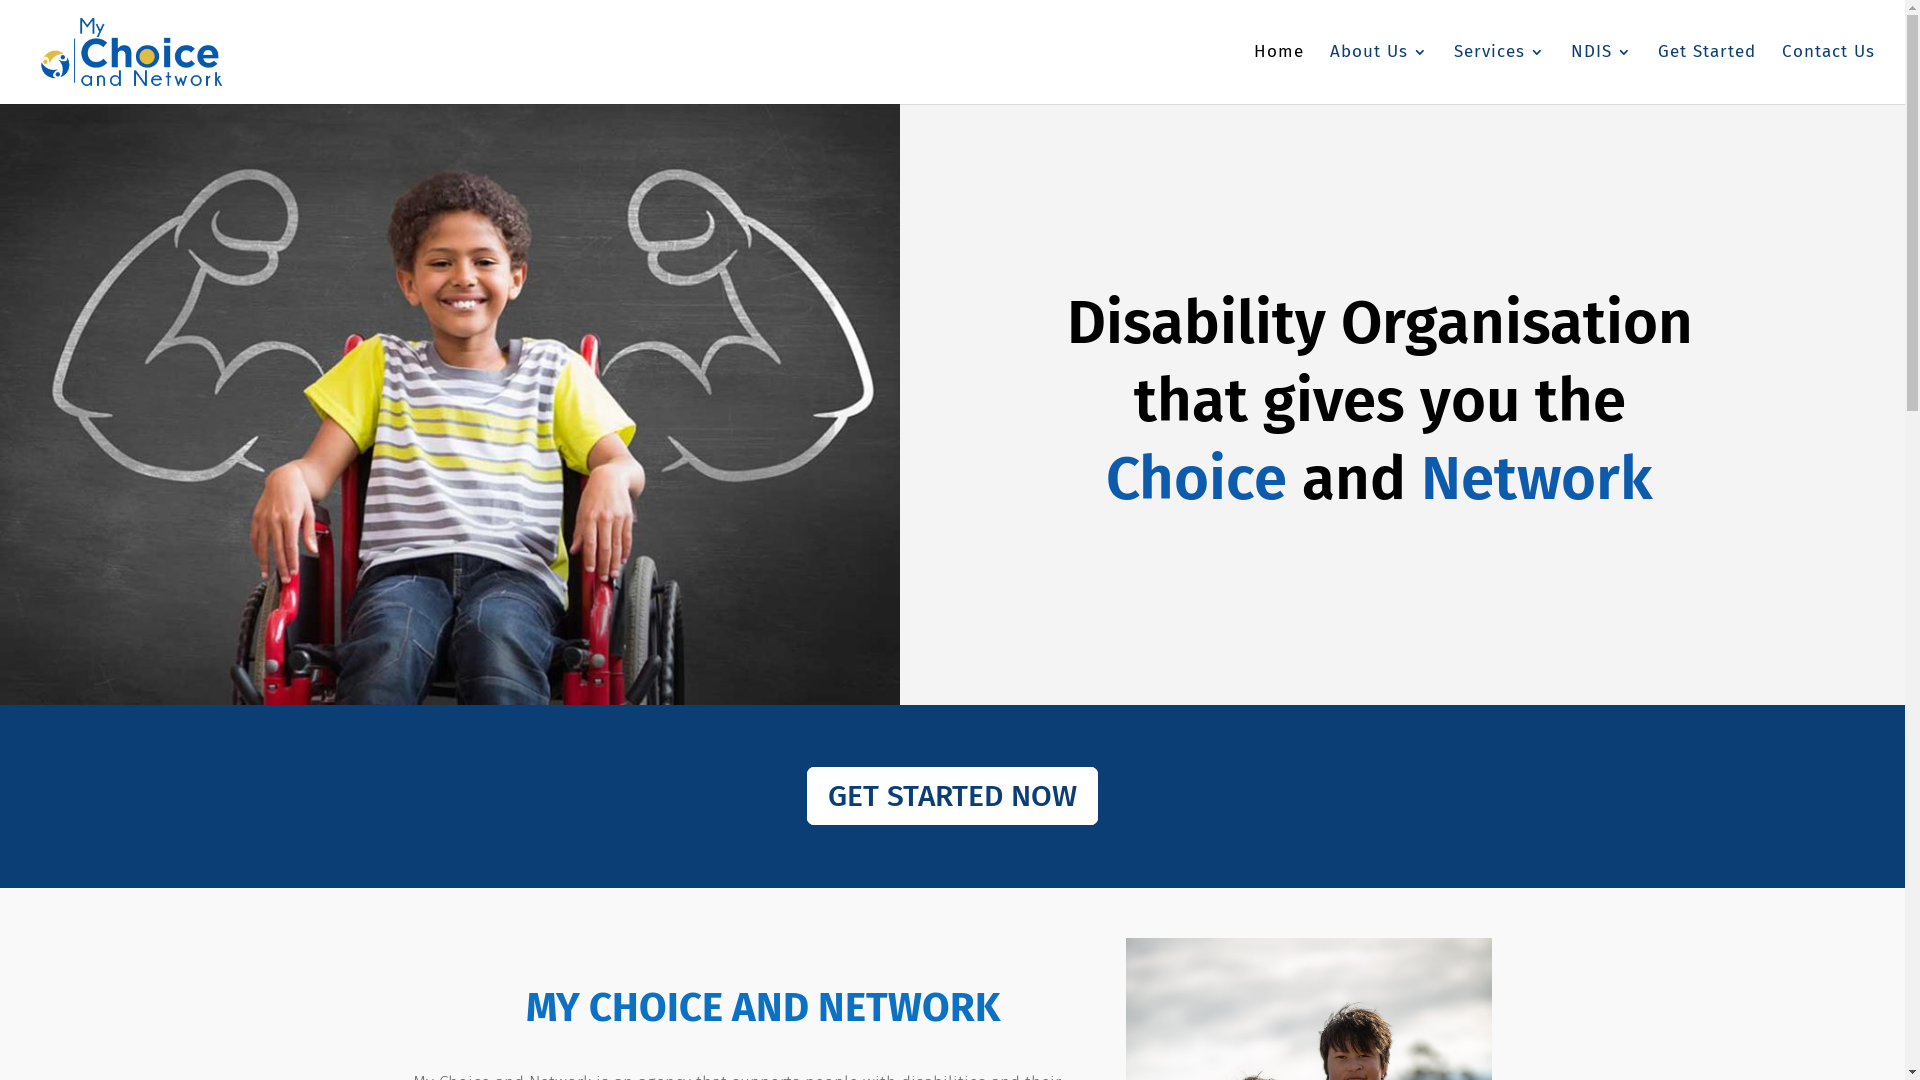  What do you see at coordinates (1781, 73) in the screenshot?
I see `'Contact Us'` at bounding box center [1781, 73].